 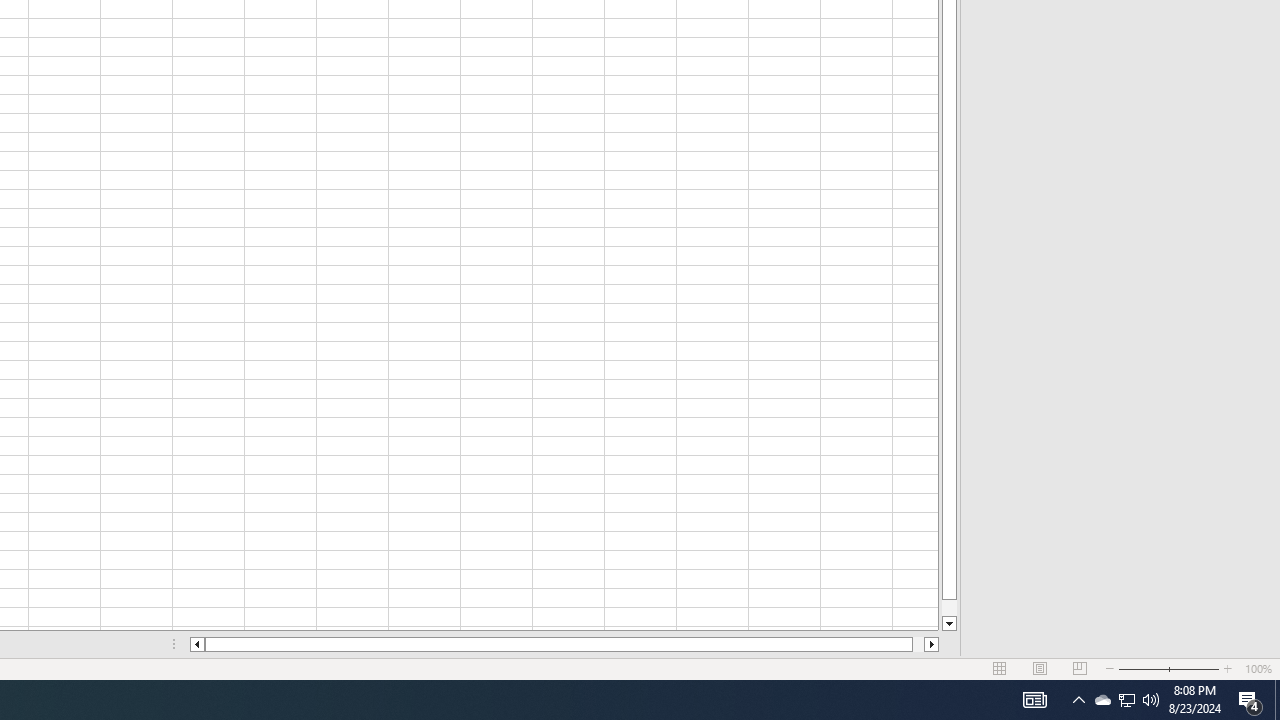 What do you see at coordinates (1143, 669) in the screenshot?
I see `'Zoom Out'` at bounding box center [1143, 669].